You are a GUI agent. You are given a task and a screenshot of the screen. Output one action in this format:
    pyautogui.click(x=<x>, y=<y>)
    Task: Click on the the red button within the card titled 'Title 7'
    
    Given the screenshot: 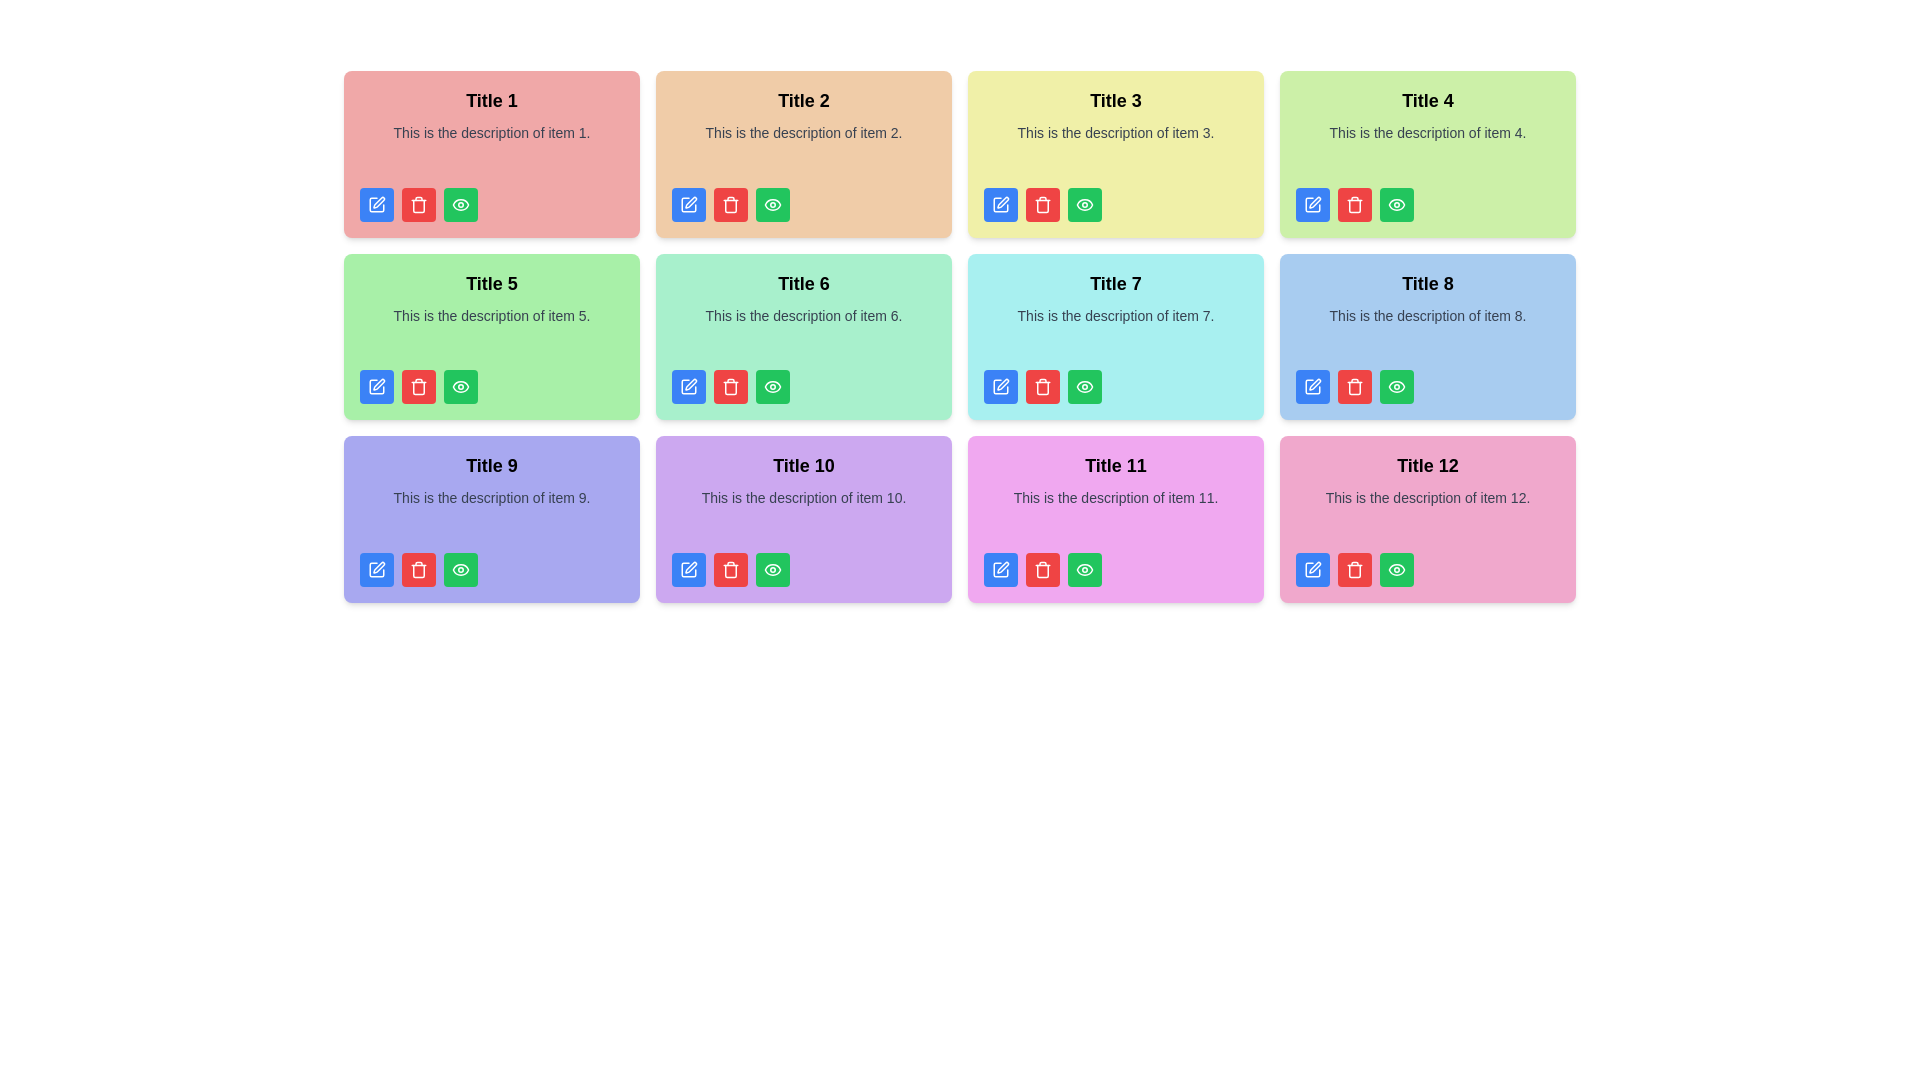 What is the action you would take?
    pyautogui.click(x=1115, y=334)
    